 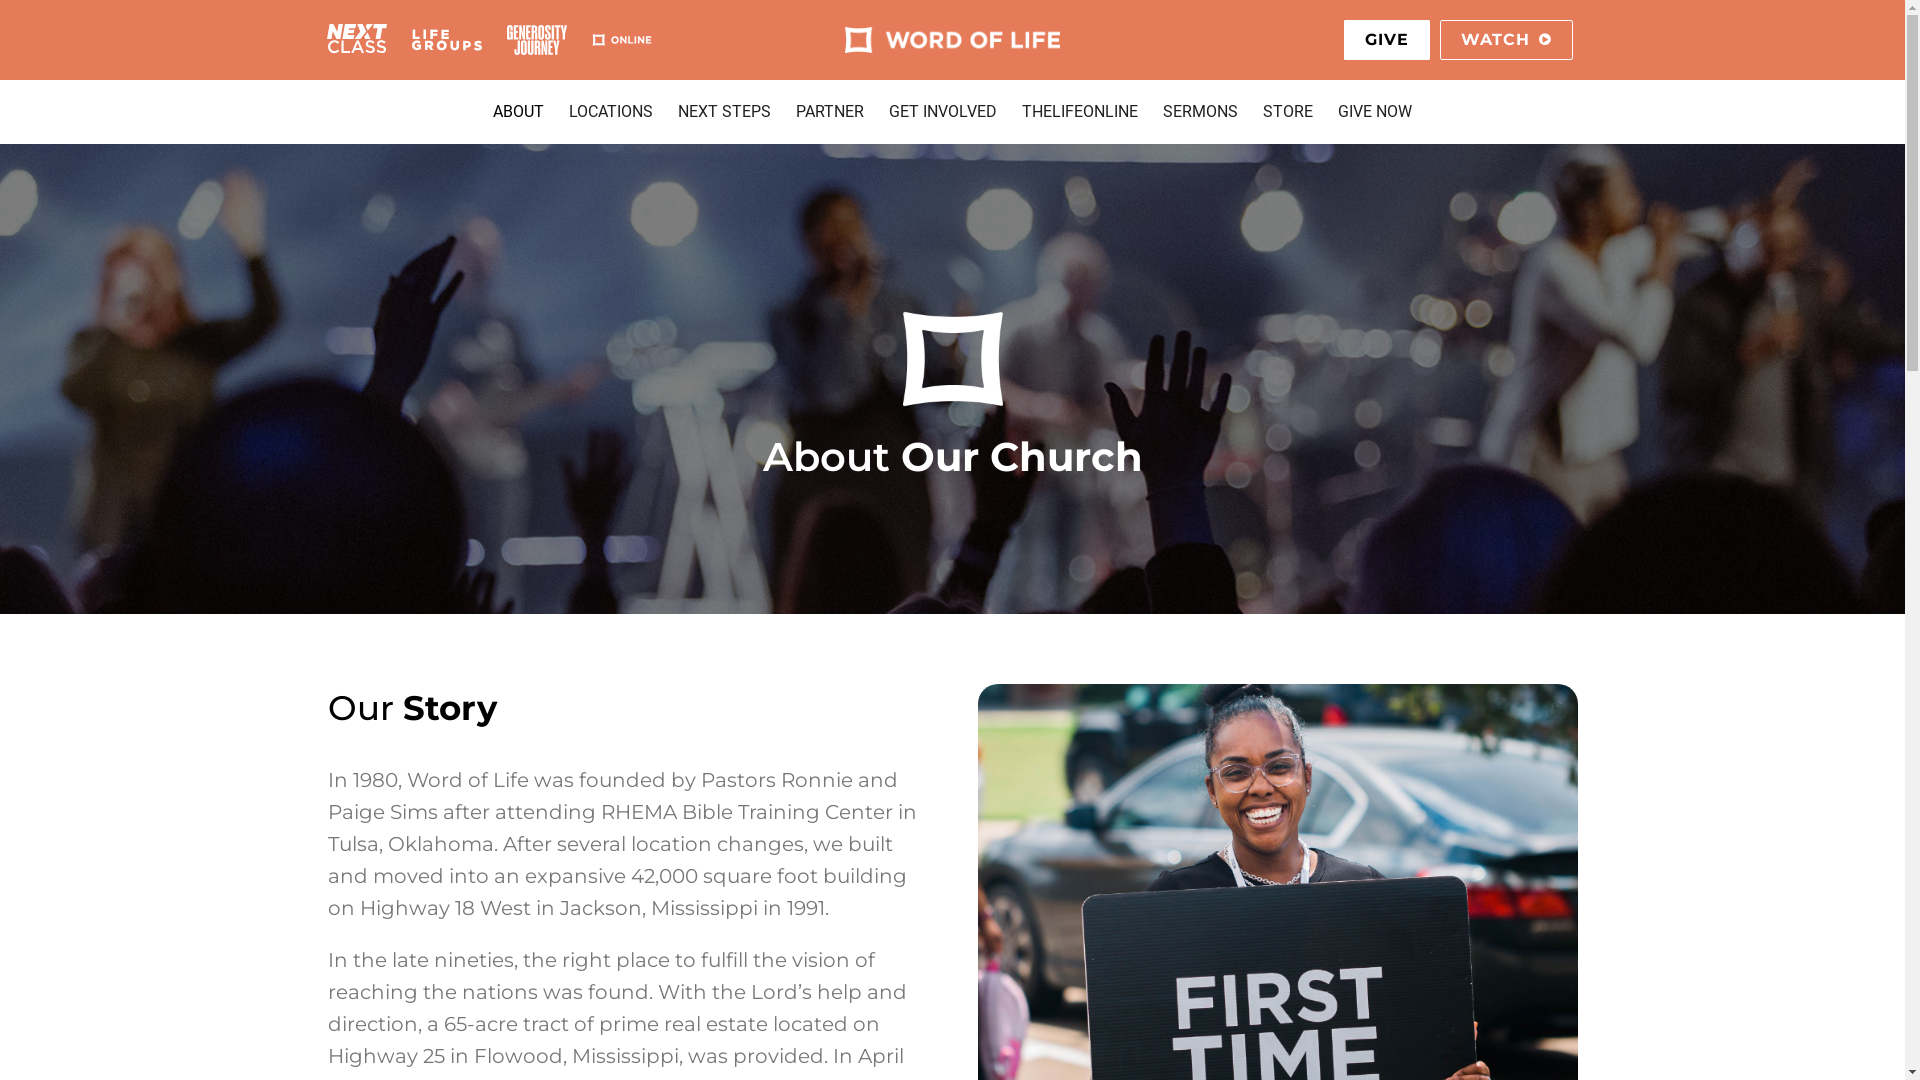 What do you see at coordinates (723, 111) in the screenshot?
I see `'NEXT STEPS'` at bounding box center [723, 111].